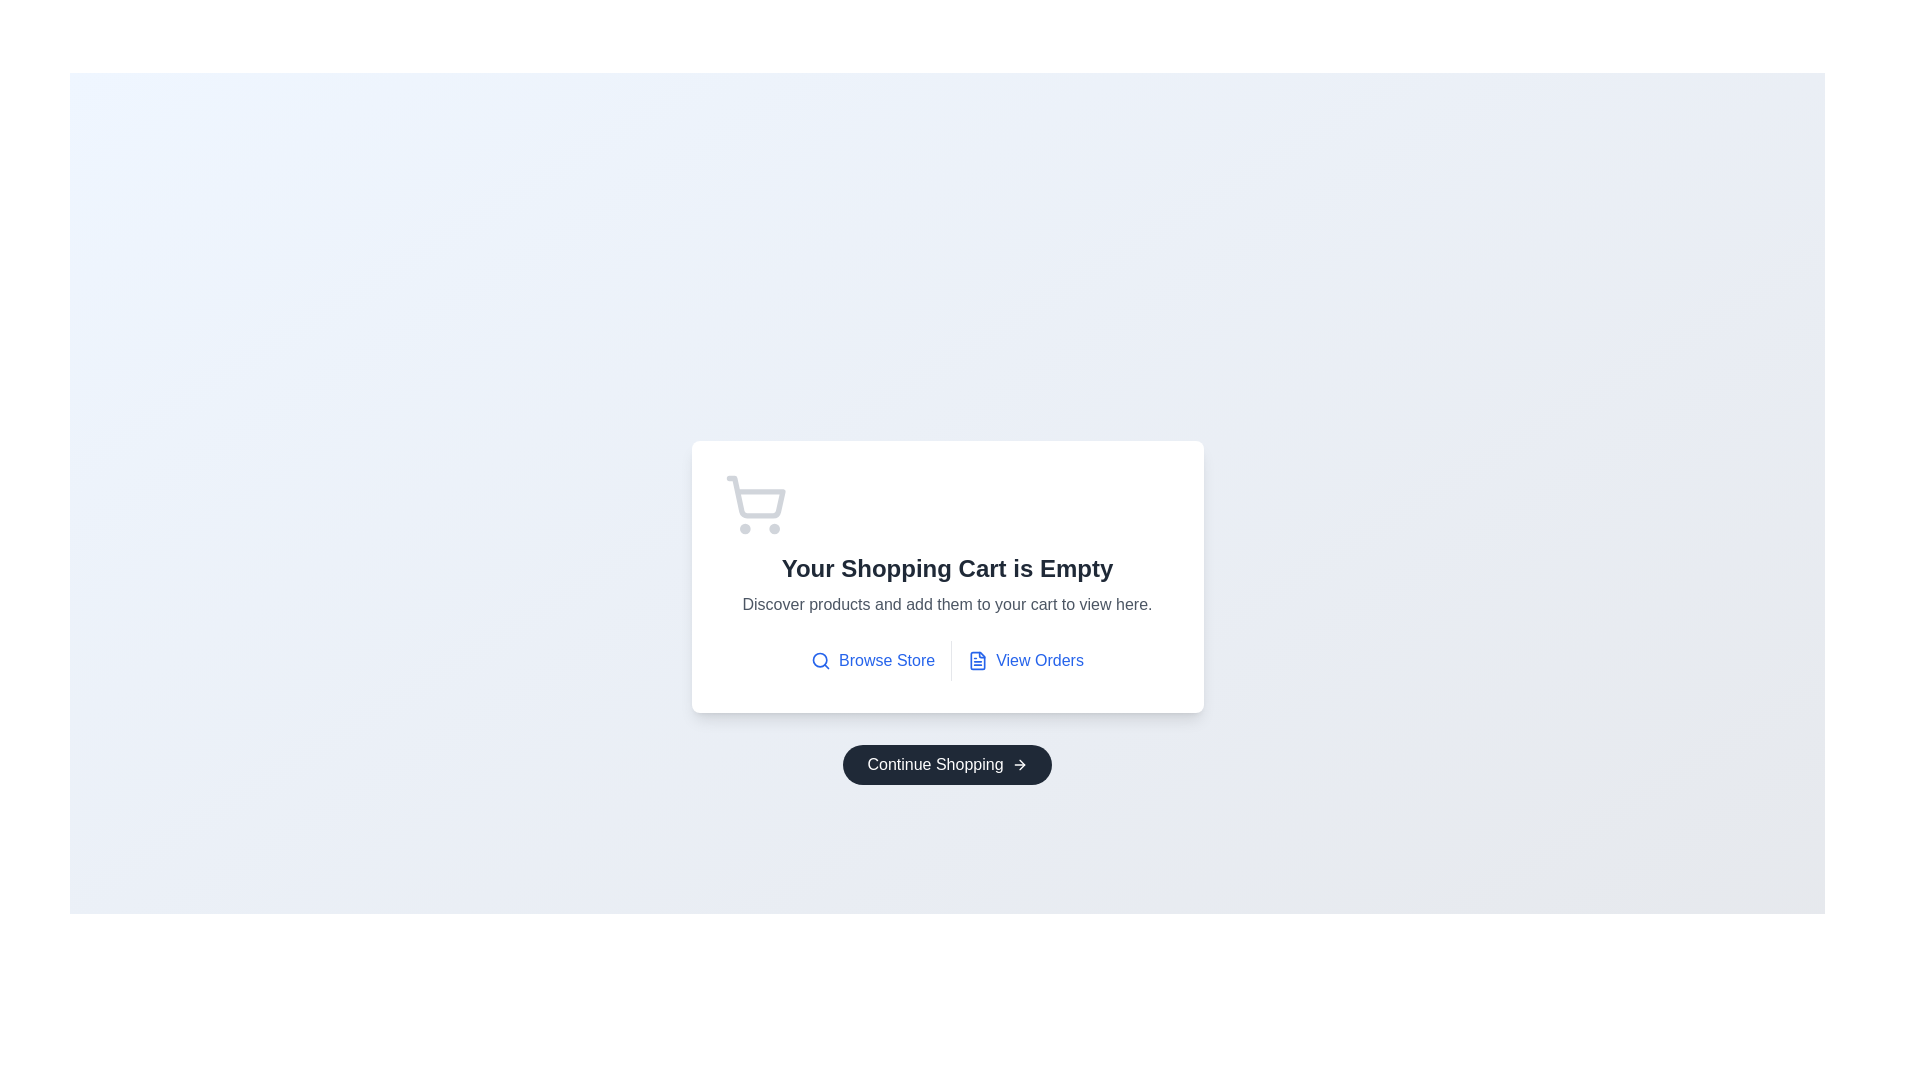  What do you see at coordinates (886, 660) in the screenshot?
I see `the 'Browse Store' hyperlink, which is displayed in blue and styled as a hyperlink, located centrally within the white card below 'Your Shopping Cart is Empty'` at bounding box center [886, 660].